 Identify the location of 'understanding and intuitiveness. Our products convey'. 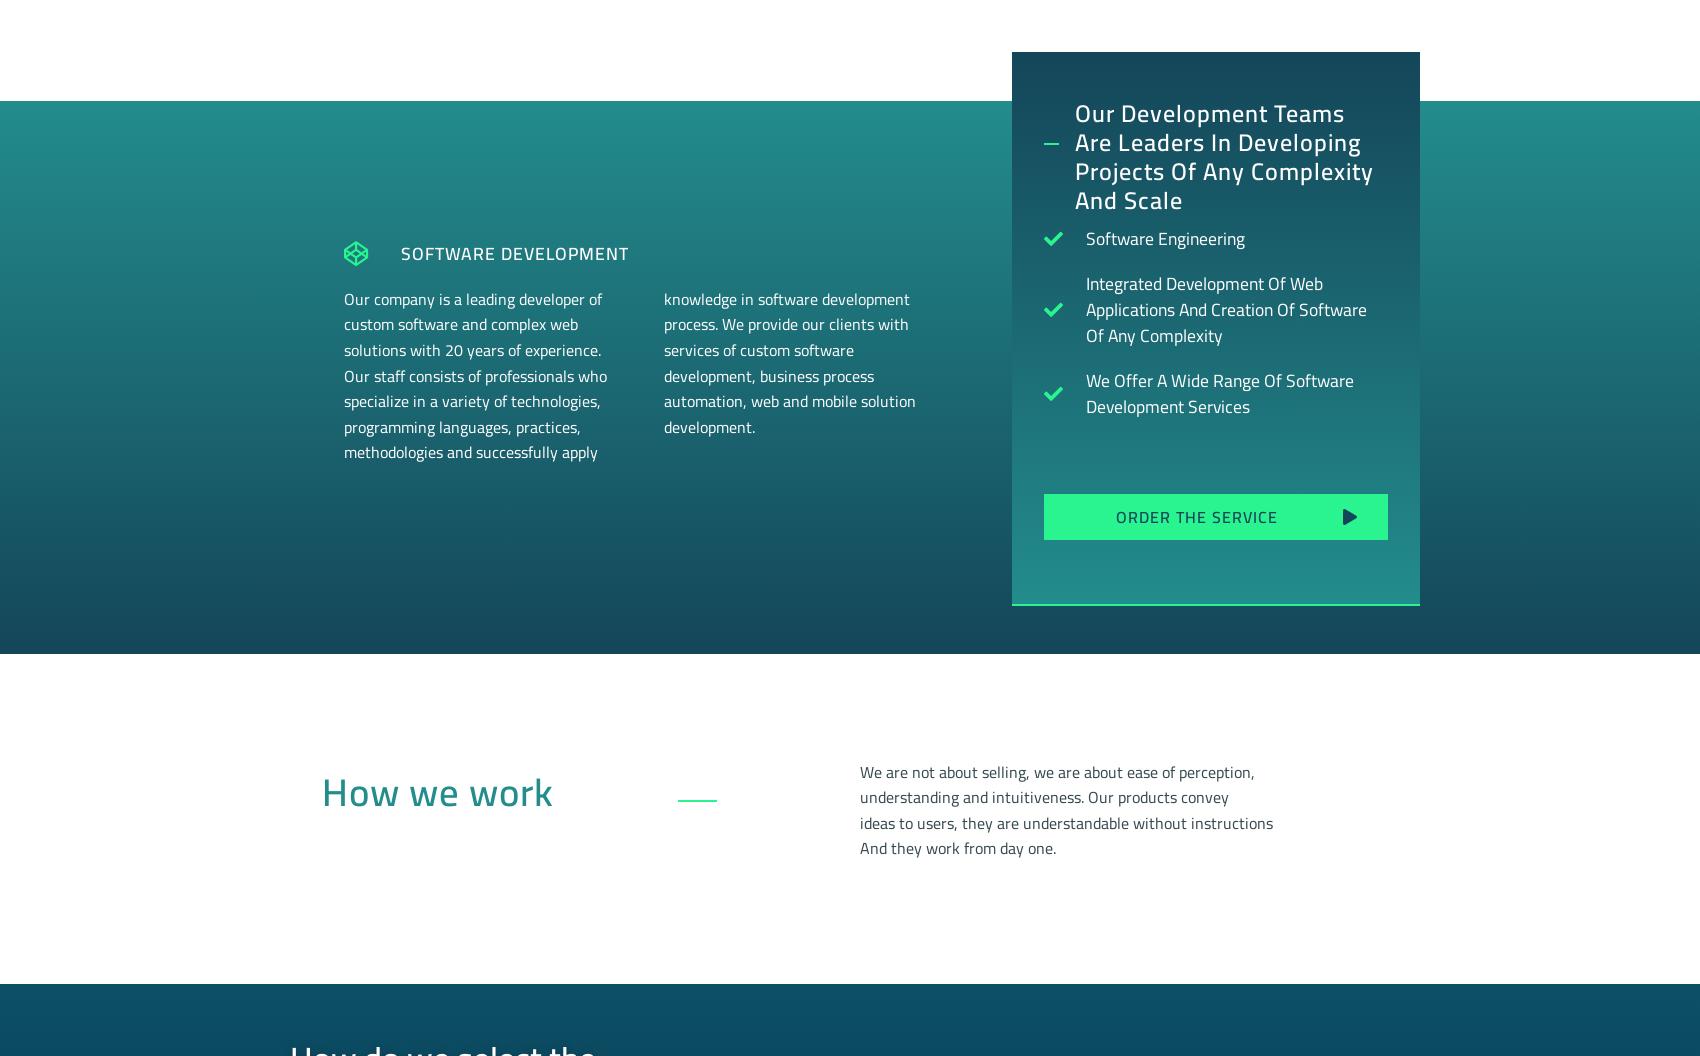
(1043, 796).